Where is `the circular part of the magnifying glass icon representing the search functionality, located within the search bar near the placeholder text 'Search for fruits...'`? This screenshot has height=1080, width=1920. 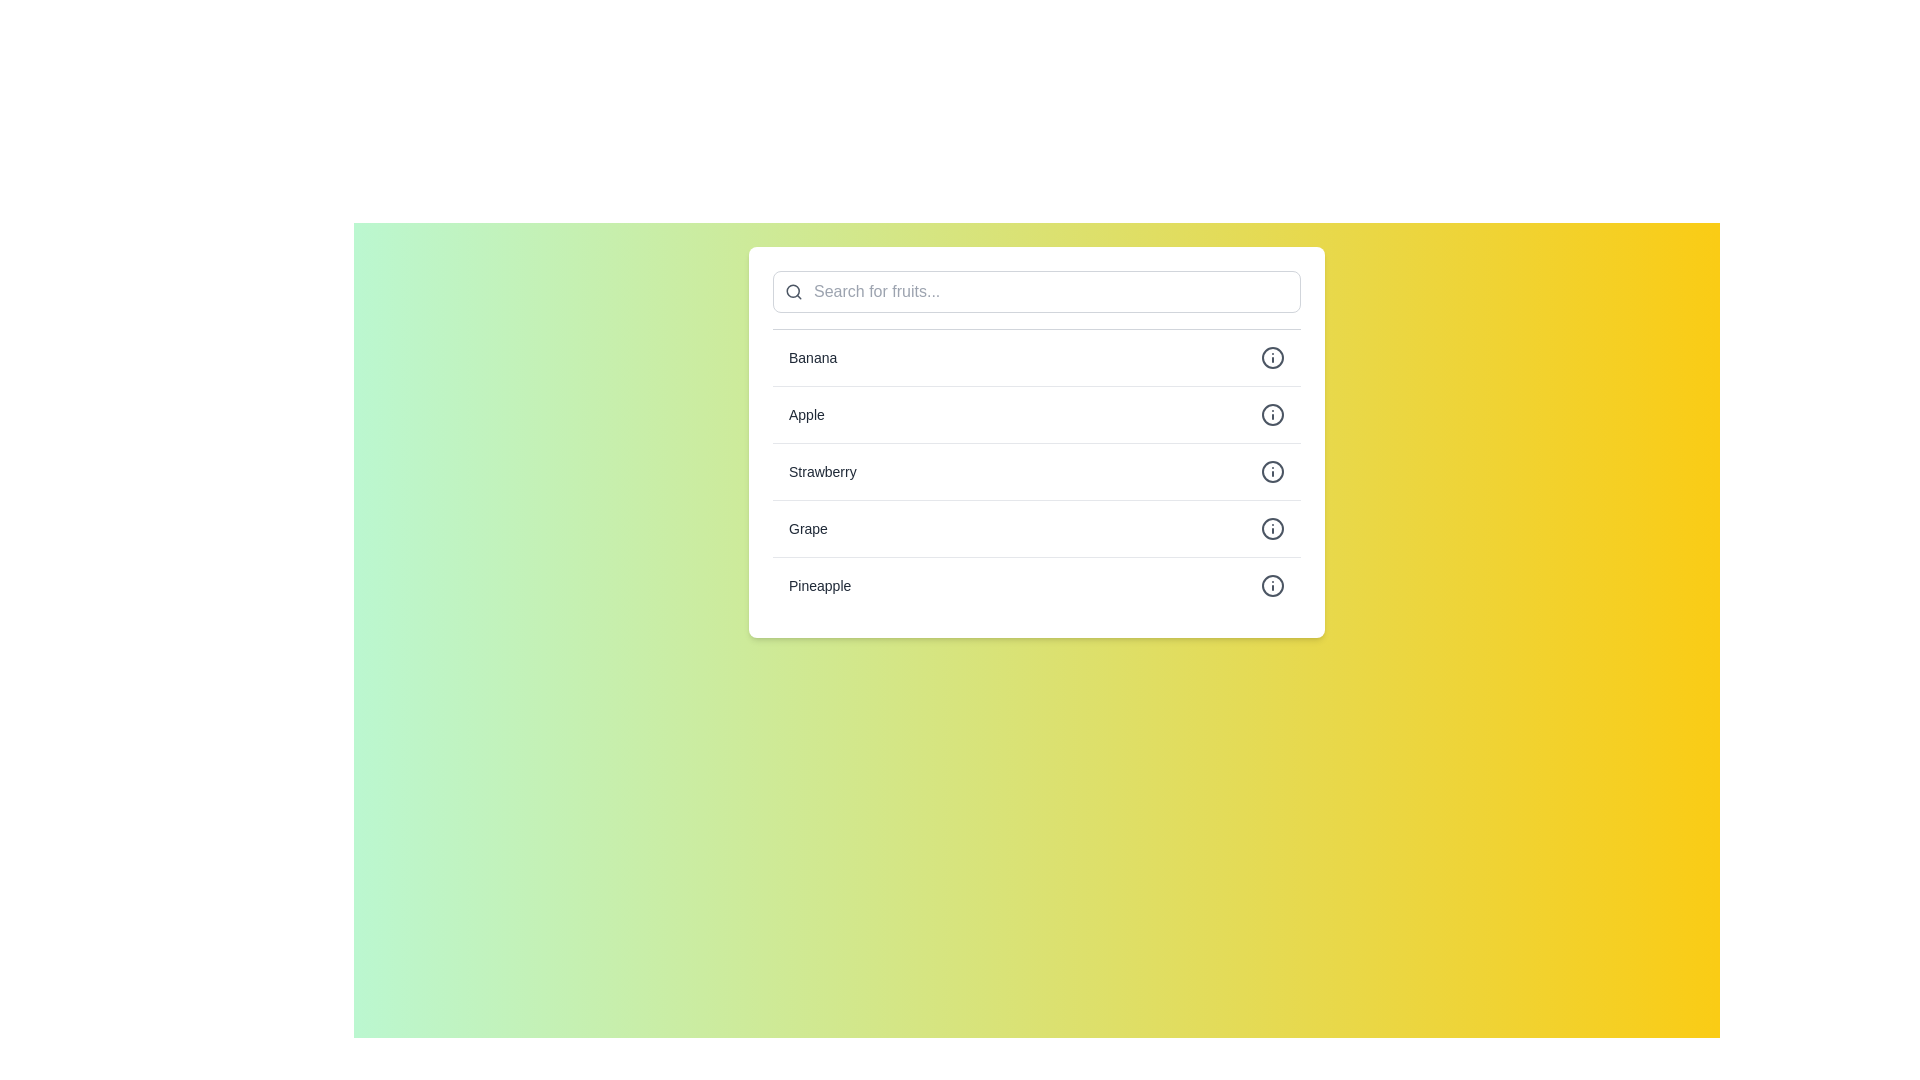
the circular part of the magnifying glass icon representing the search functionality, located within the search bar near the placeholder text 'Search for fruits...' is located at coordinates (792, 291).